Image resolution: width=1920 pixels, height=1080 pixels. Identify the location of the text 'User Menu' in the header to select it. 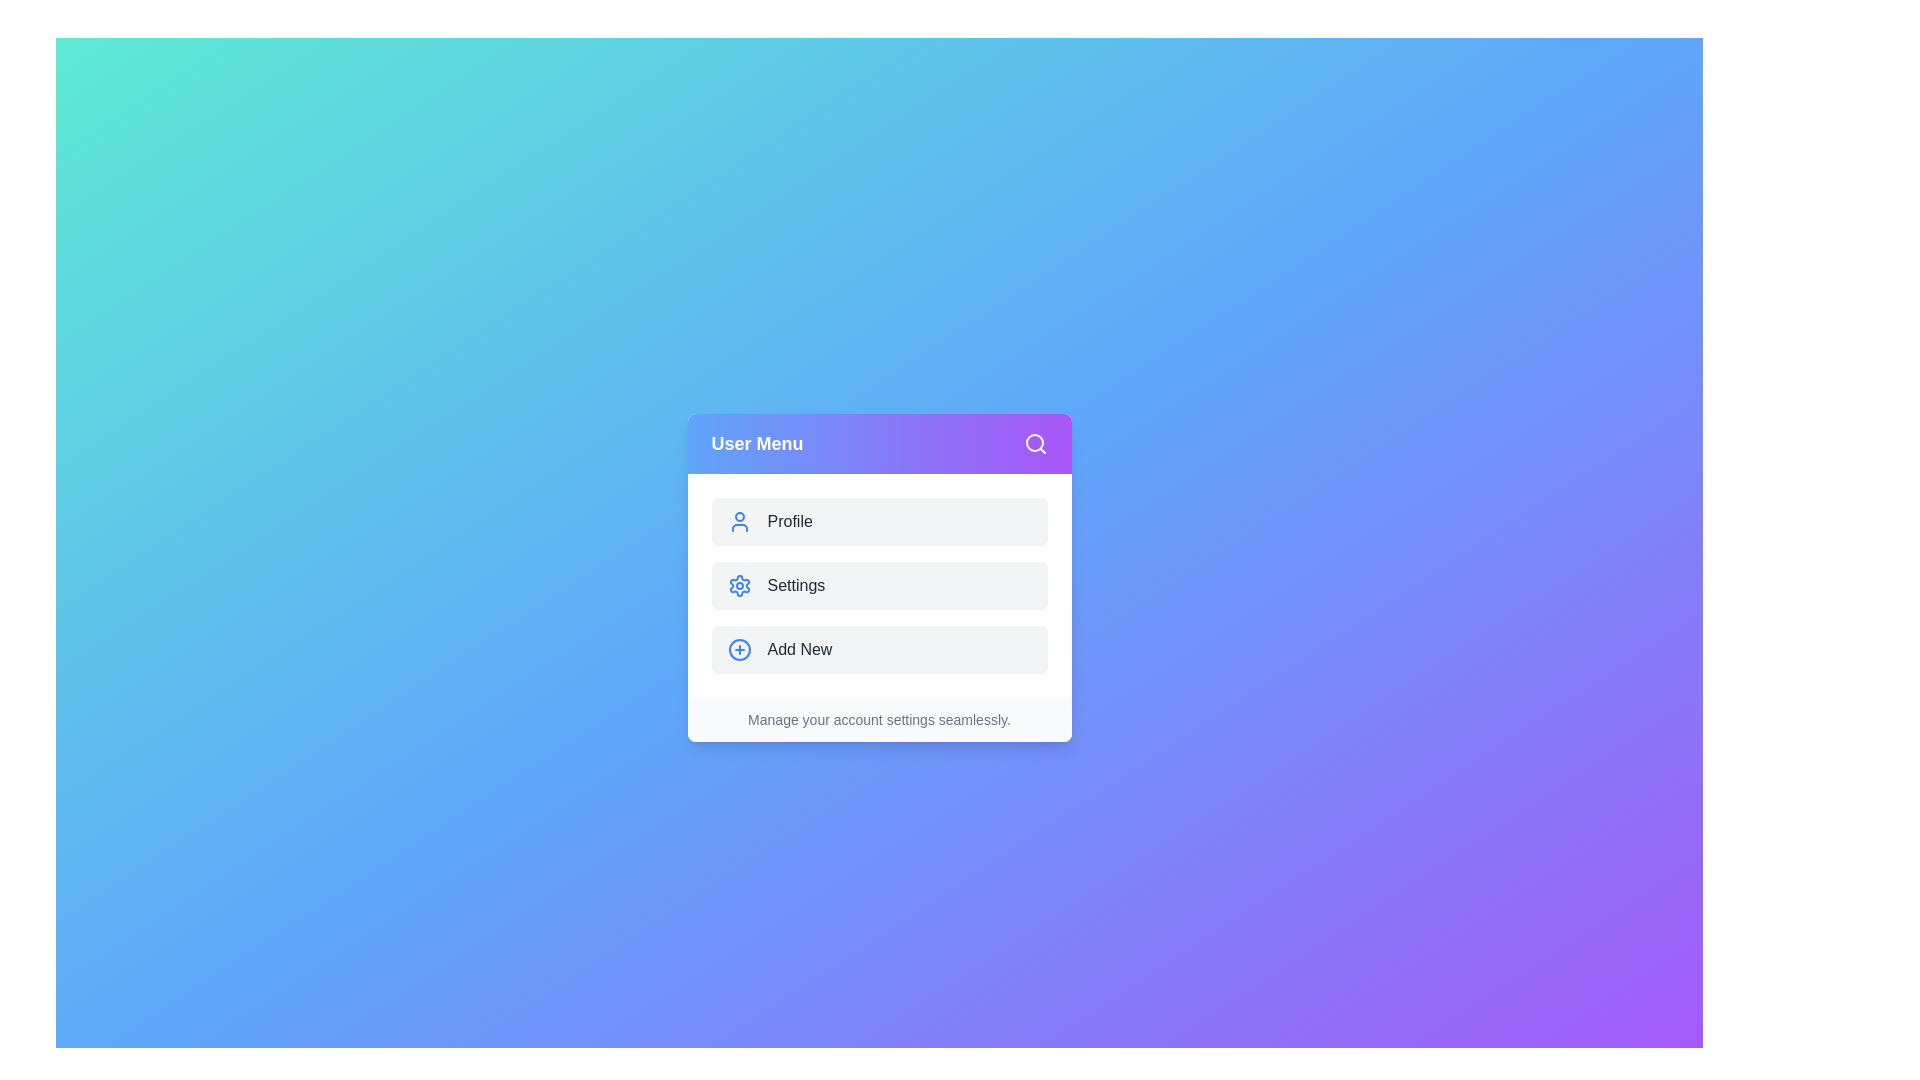
(756, 442).